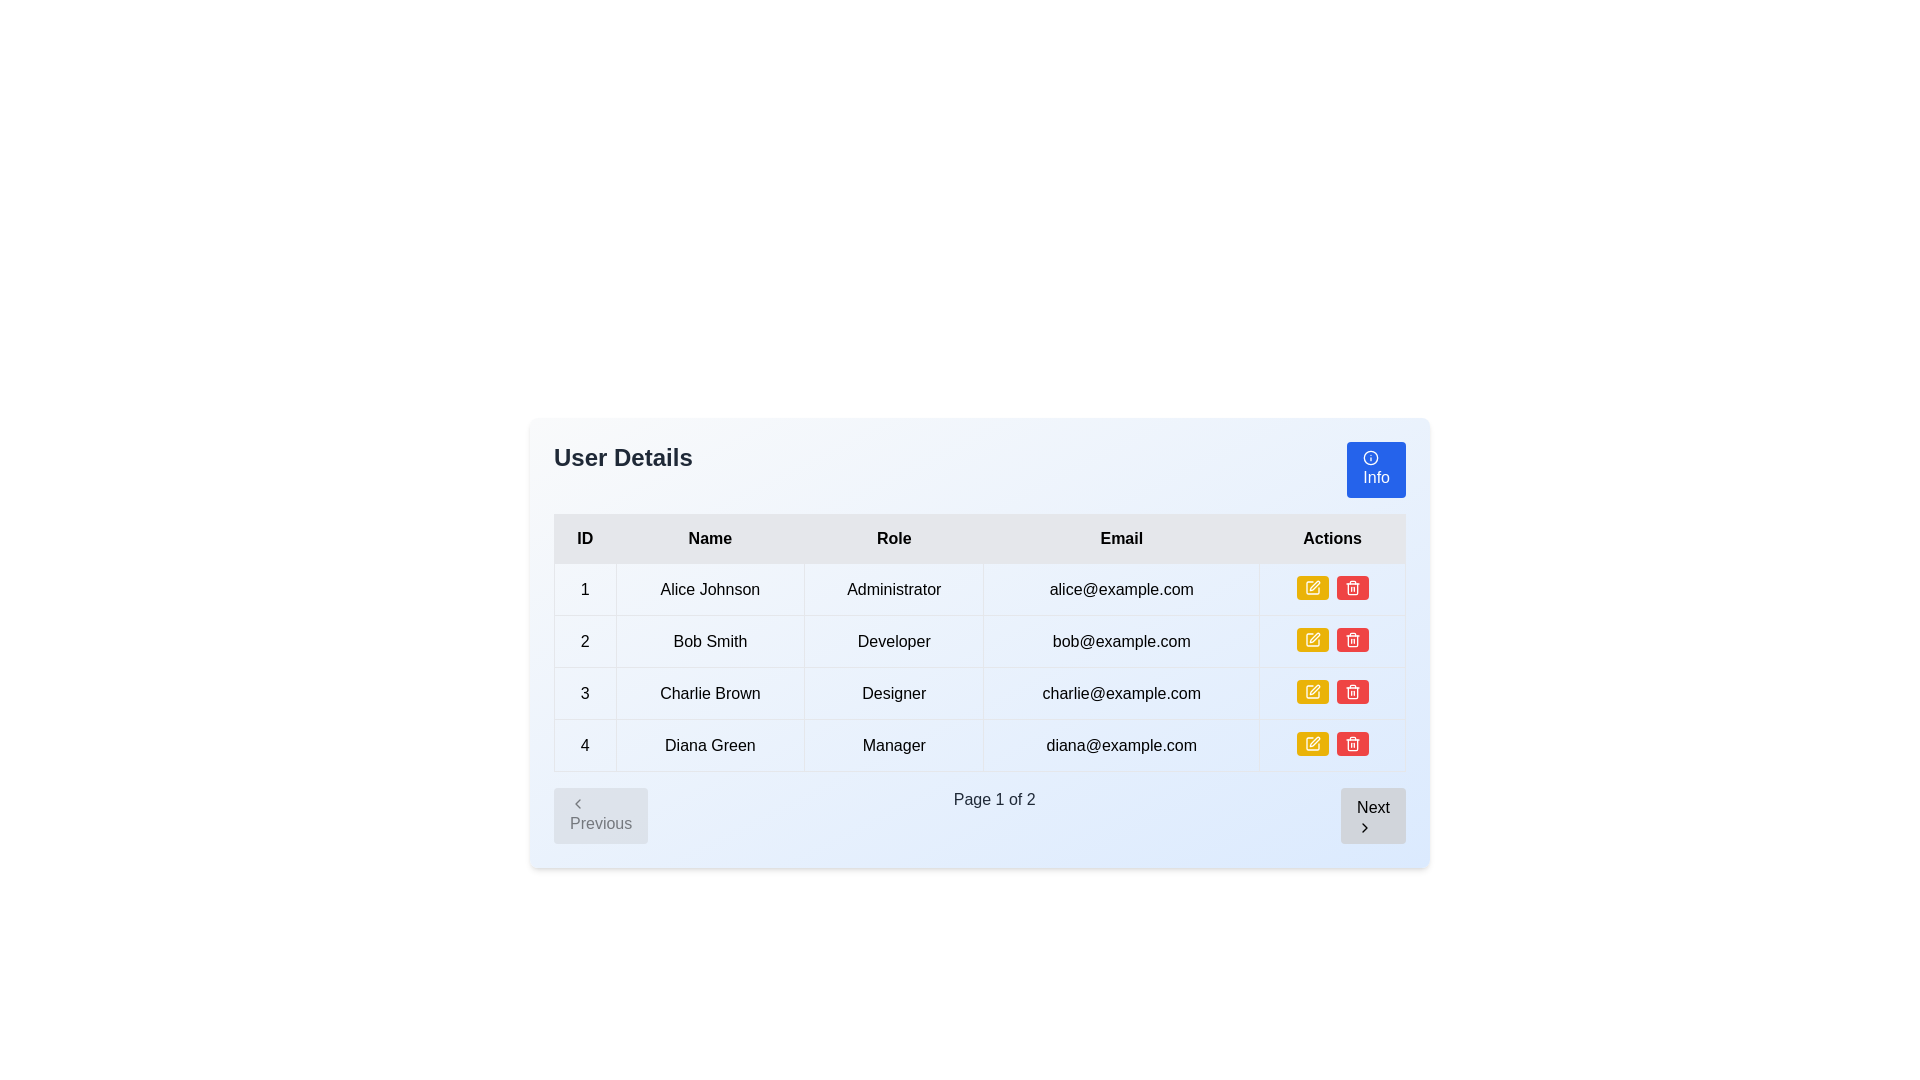  I want to click on edit icon graphic located in the 'Actions' column for the row corresponding to user 'Bob Smith', so click(1312, 586).